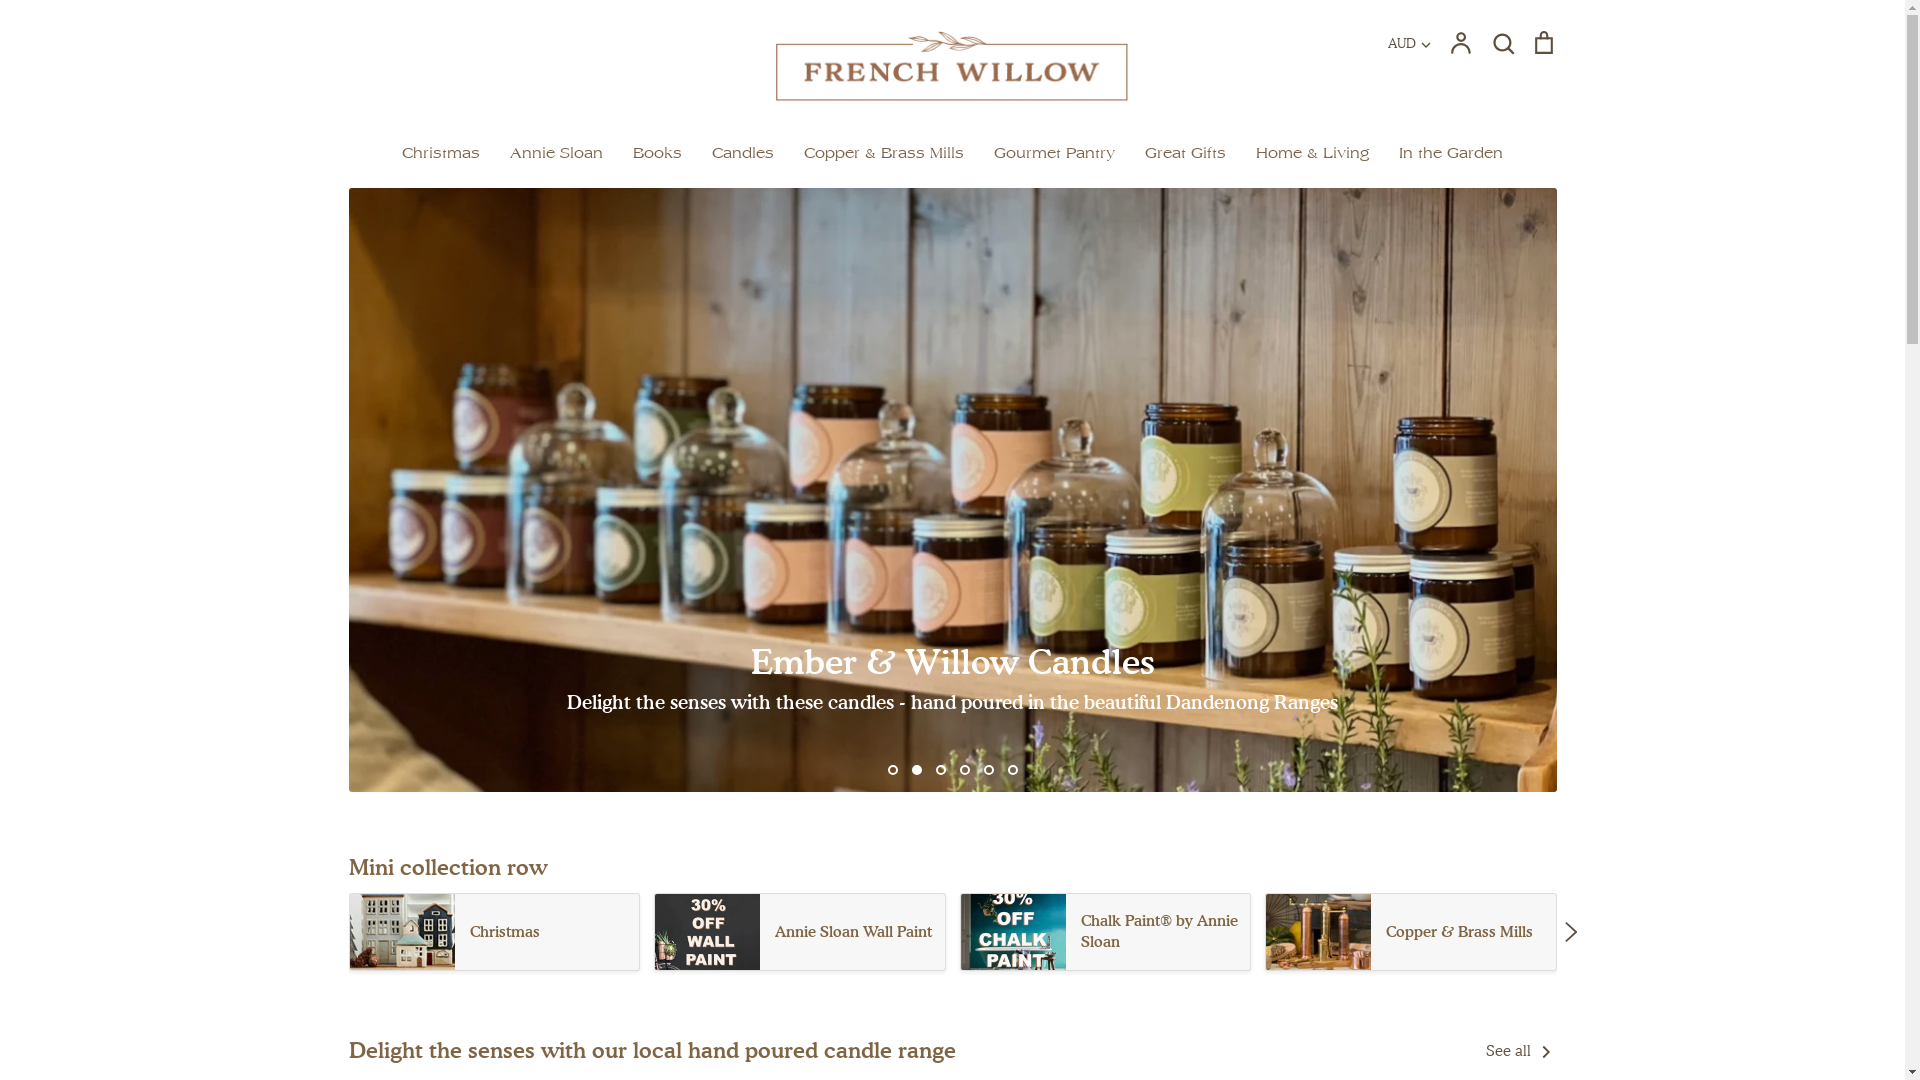 The image size is (1920, 1080). What do you see at coordinates (1053, 152) in the screenshot?
I see `'Gourmet Pantry'` at bounding box center [1053, 152].